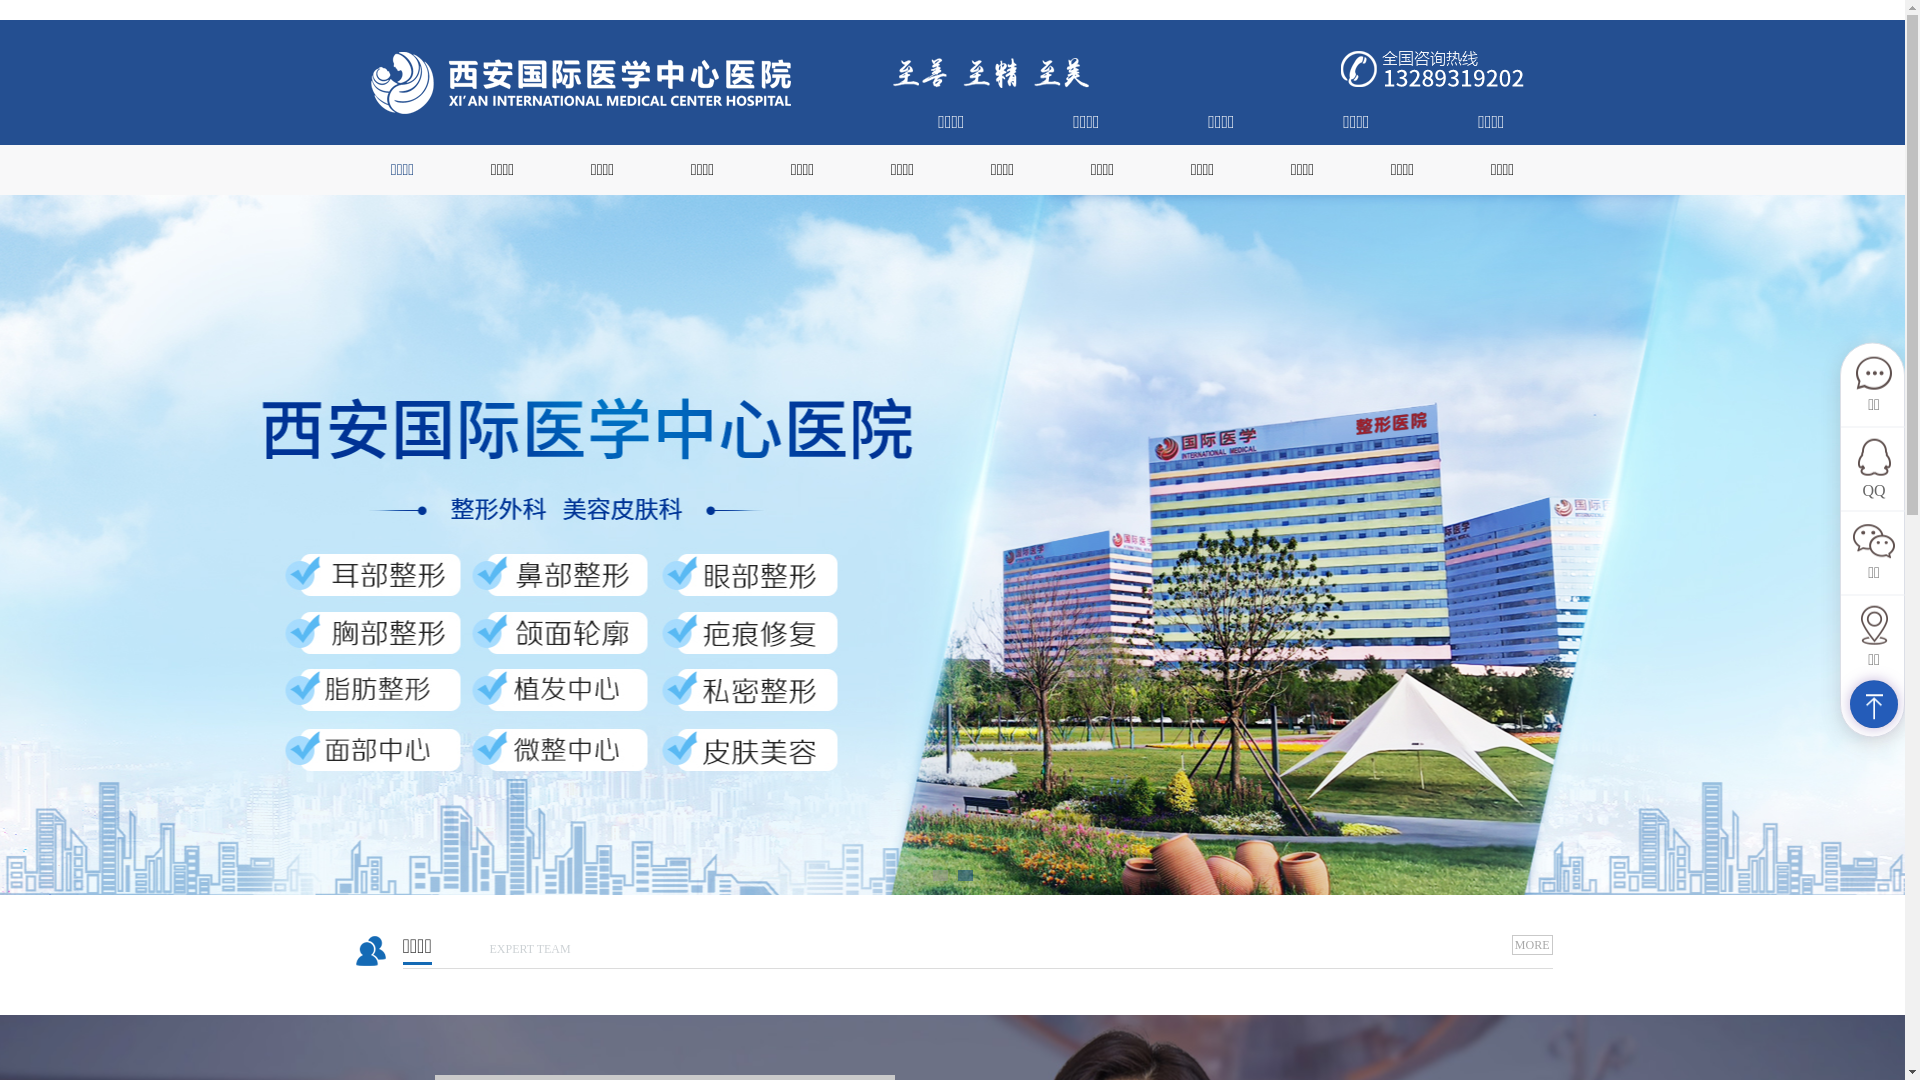  I want to click on 'MORE', so click(1531, 945).